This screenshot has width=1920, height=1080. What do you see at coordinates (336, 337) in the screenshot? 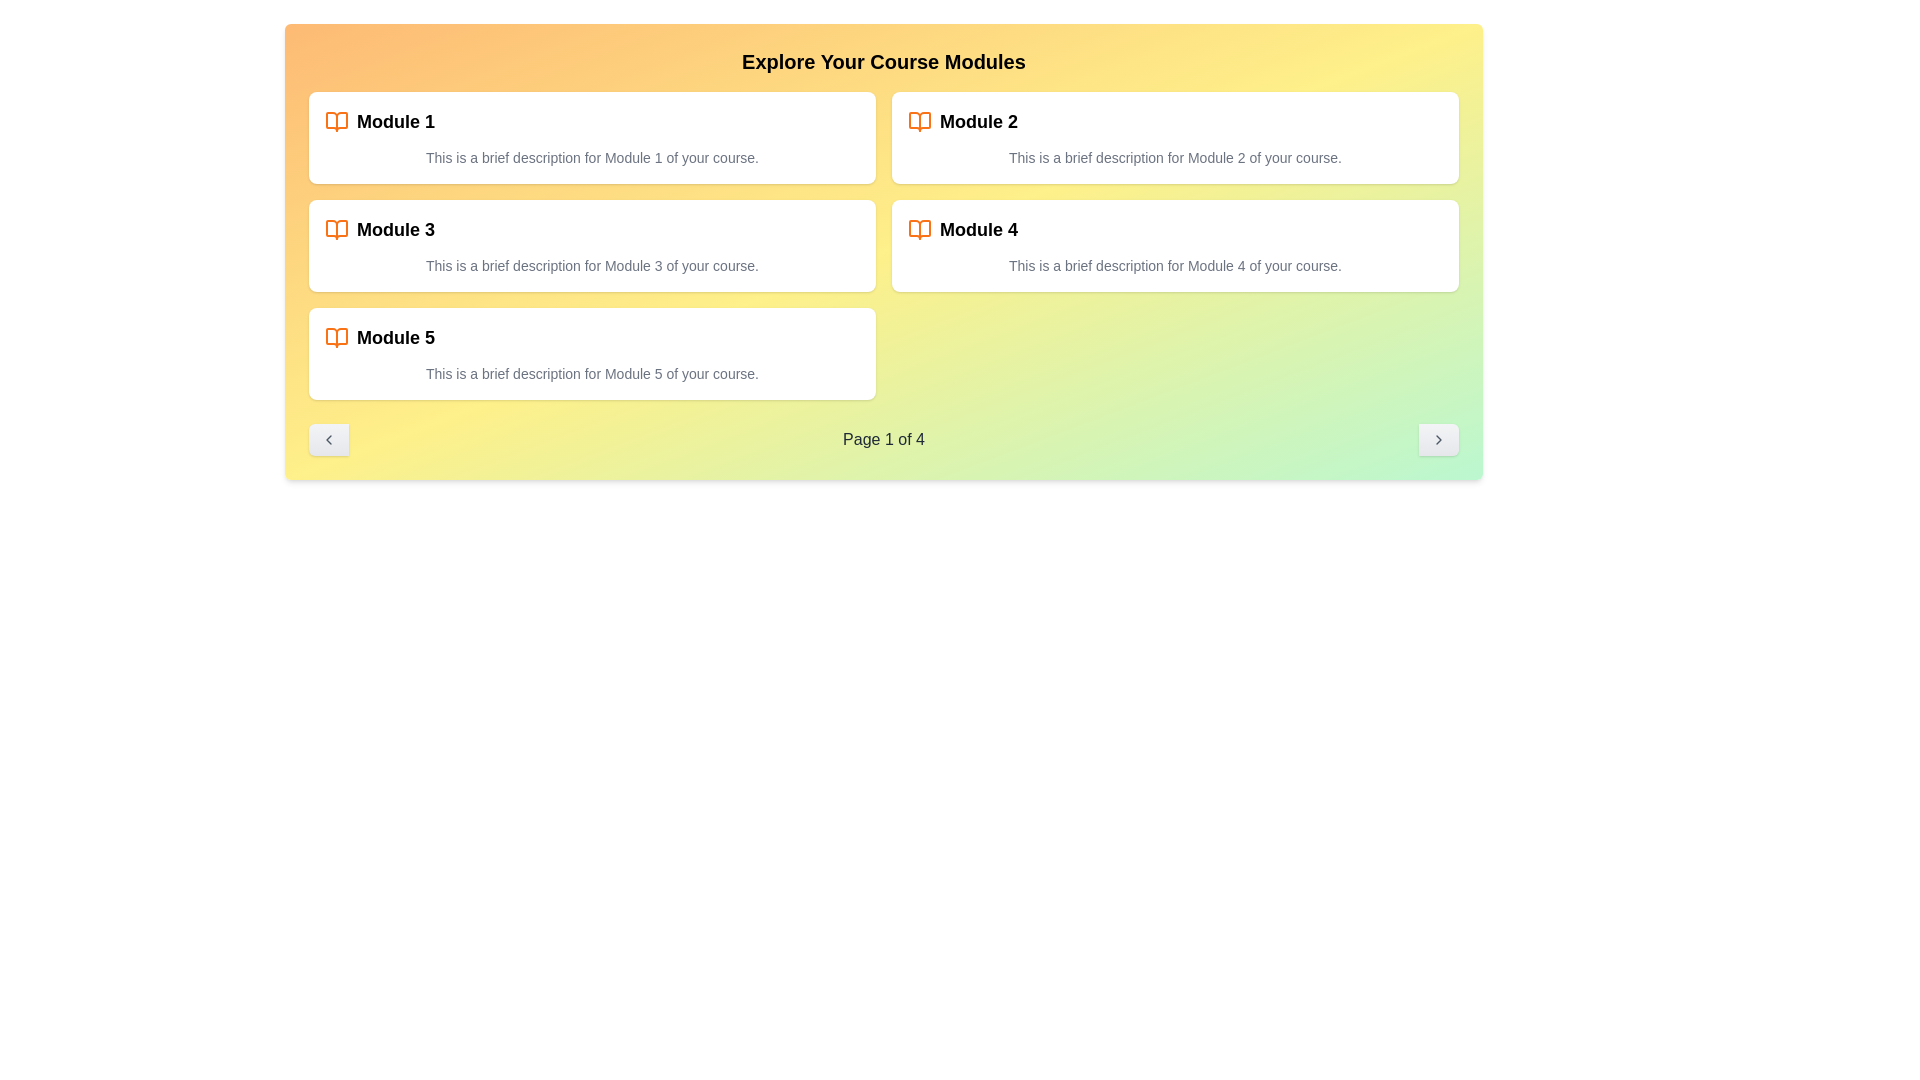
I see `the open book icon styled in orange, located to the left of the text 'Module 5' in the bottom-left section of the layout` at bounding box center [336, 337].